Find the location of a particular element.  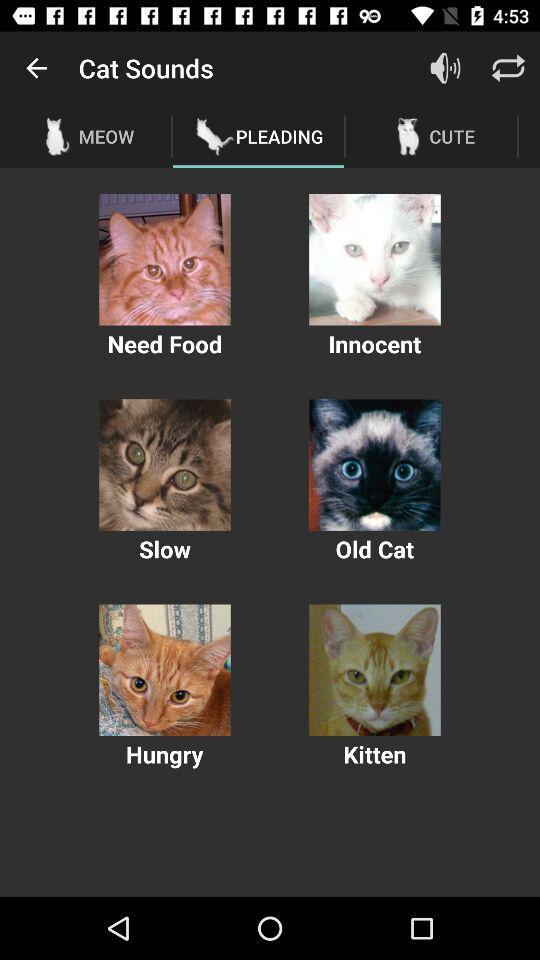

the item above the meow icon is located at coordinates (36, 68).